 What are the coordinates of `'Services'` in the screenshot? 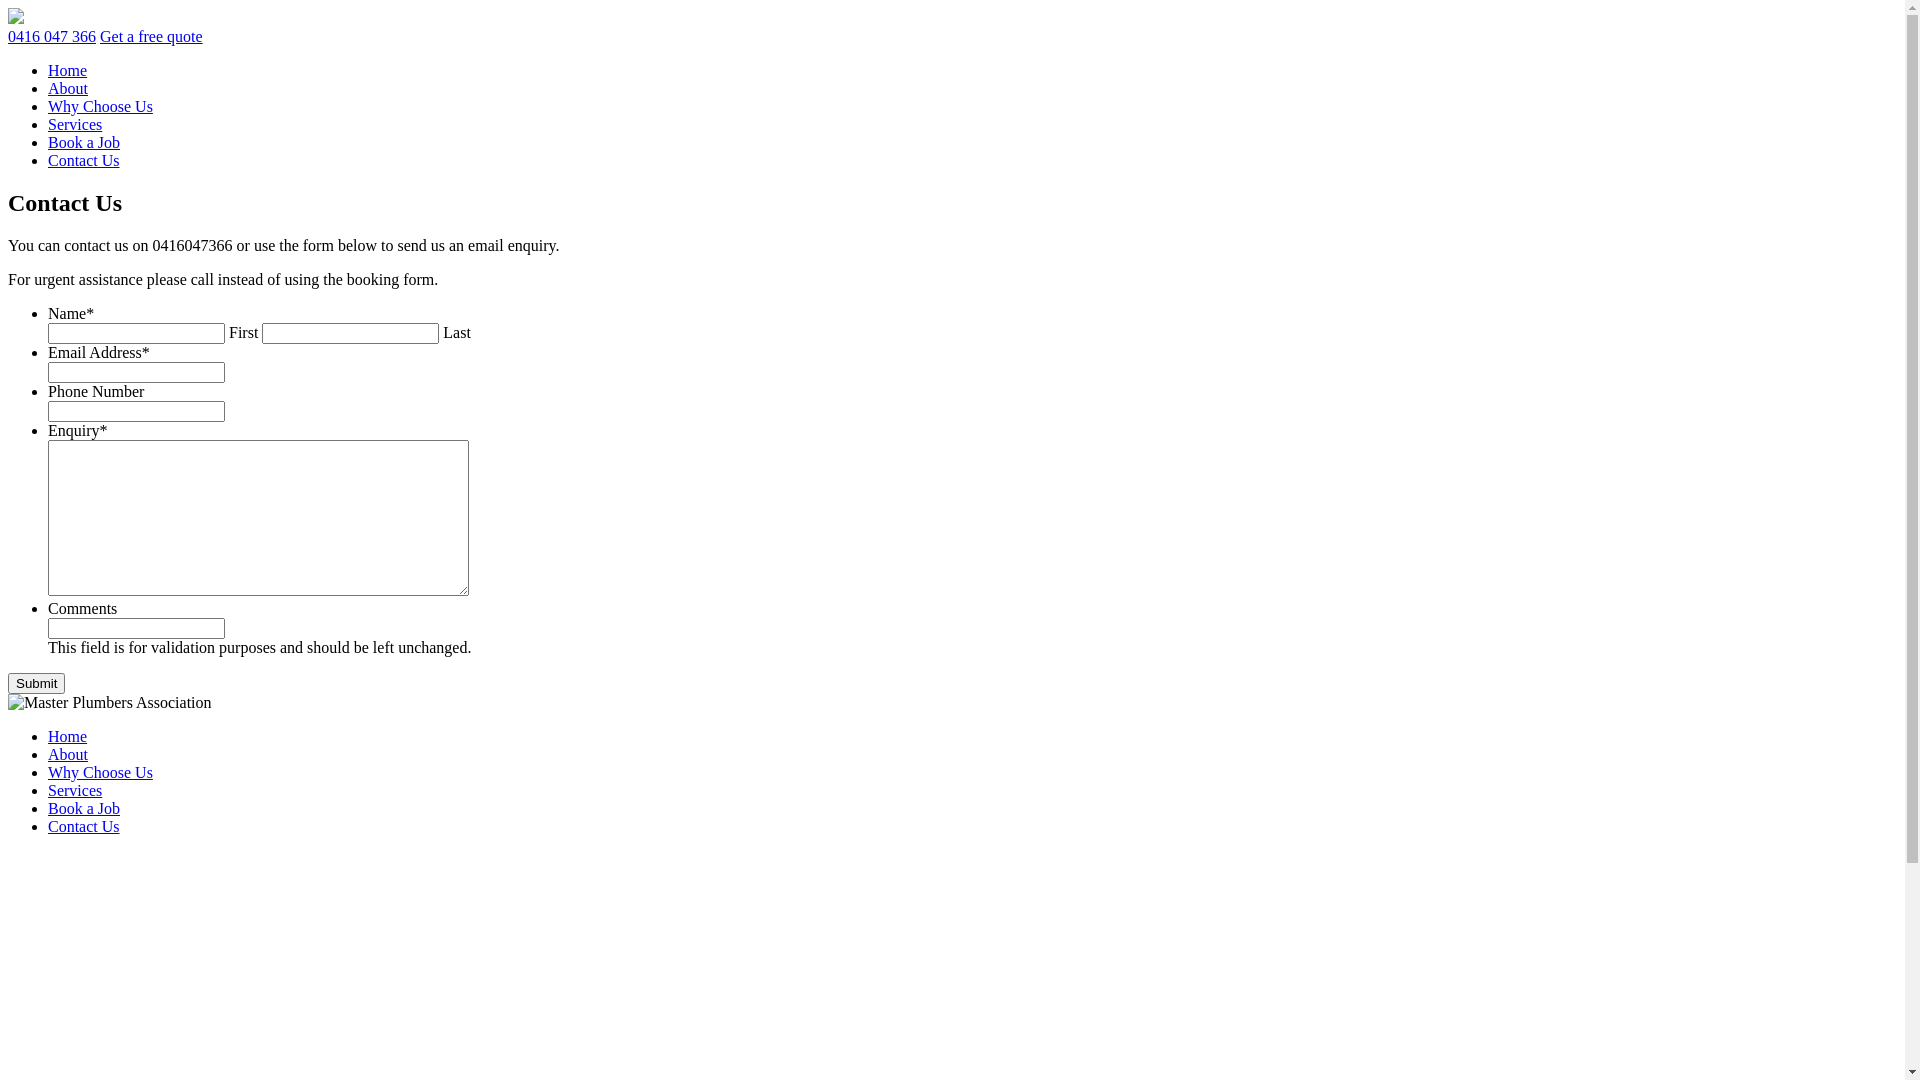 It's located at (75, 124).